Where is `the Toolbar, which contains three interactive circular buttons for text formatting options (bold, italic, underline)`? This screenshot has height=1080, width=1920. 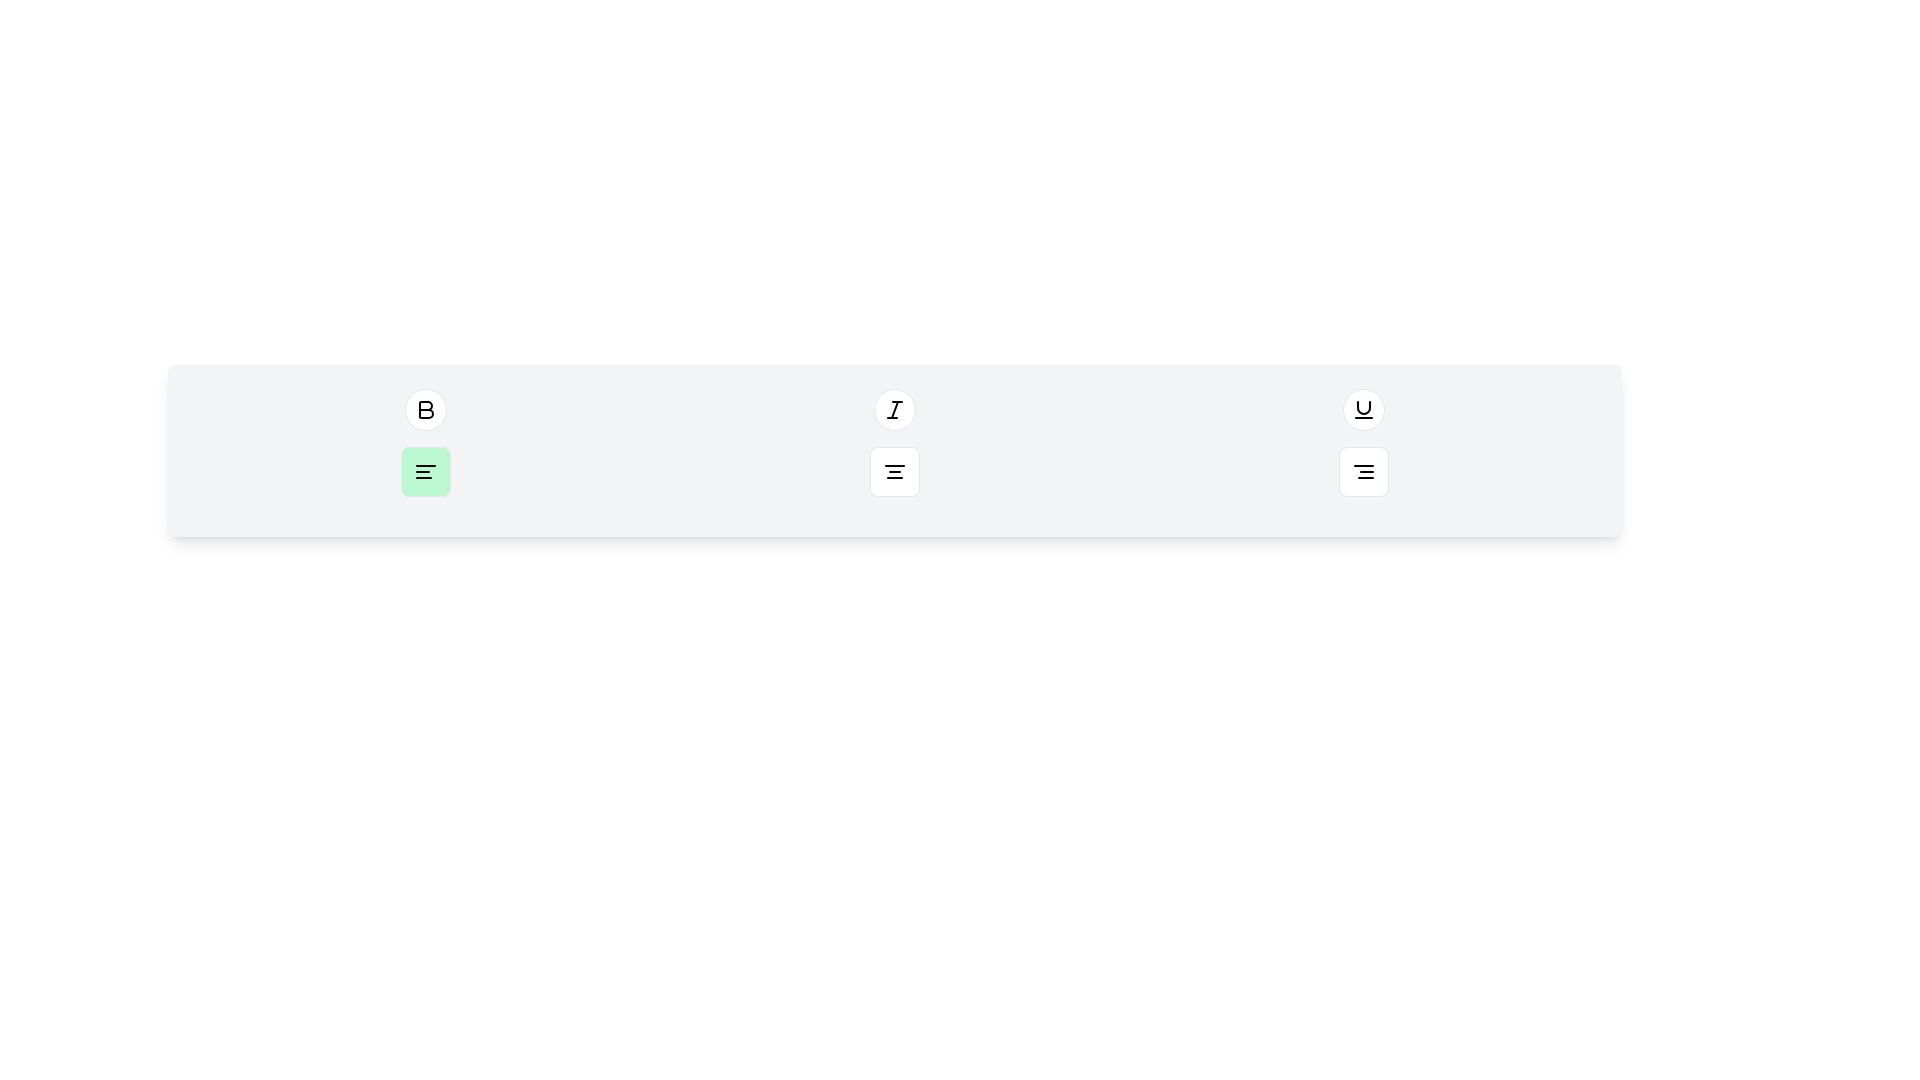
the Toolbar, which contains three interactive circular buttons for text formatting options (bold, italic, underline) is located at coordinates (893, 408).